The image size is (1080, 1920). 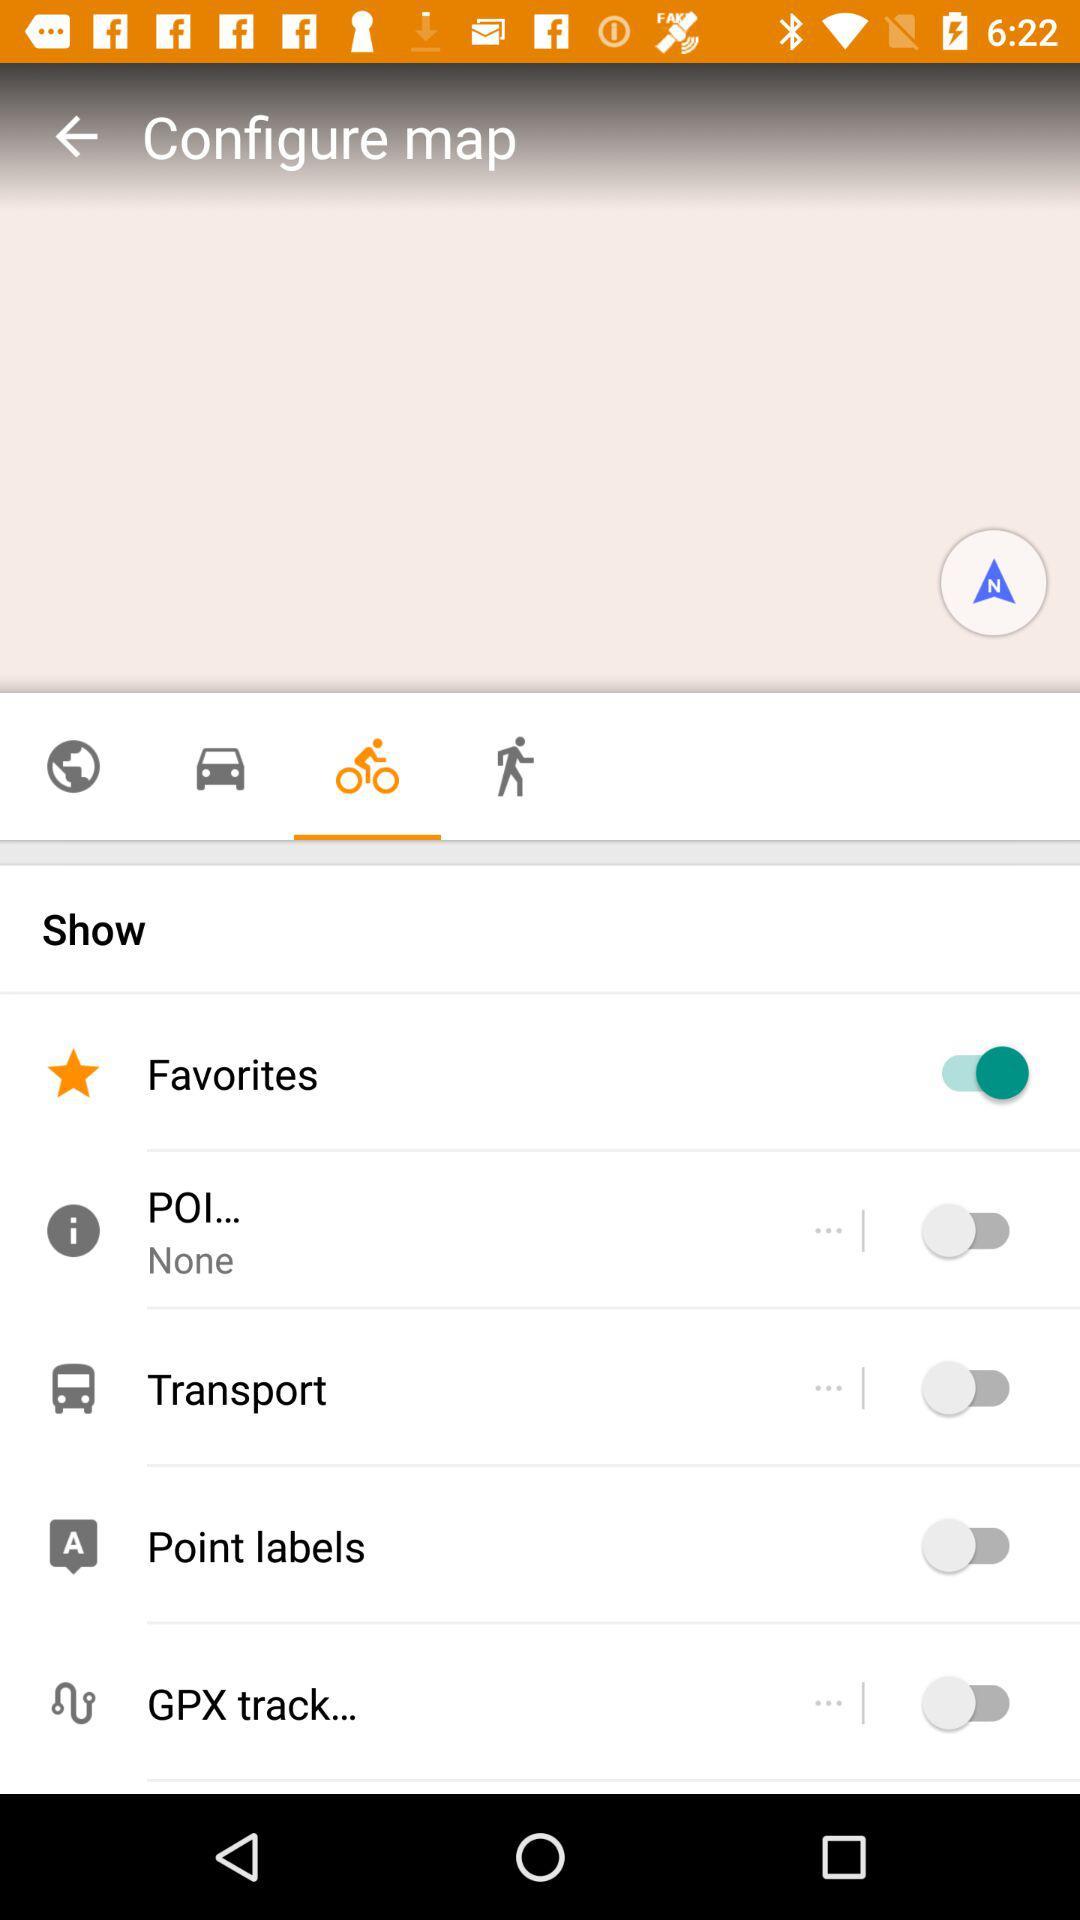 What do you see at coordinates (993, 581) in the screenshot?
I see `the navigation icon` at bounding box center [993, 581].